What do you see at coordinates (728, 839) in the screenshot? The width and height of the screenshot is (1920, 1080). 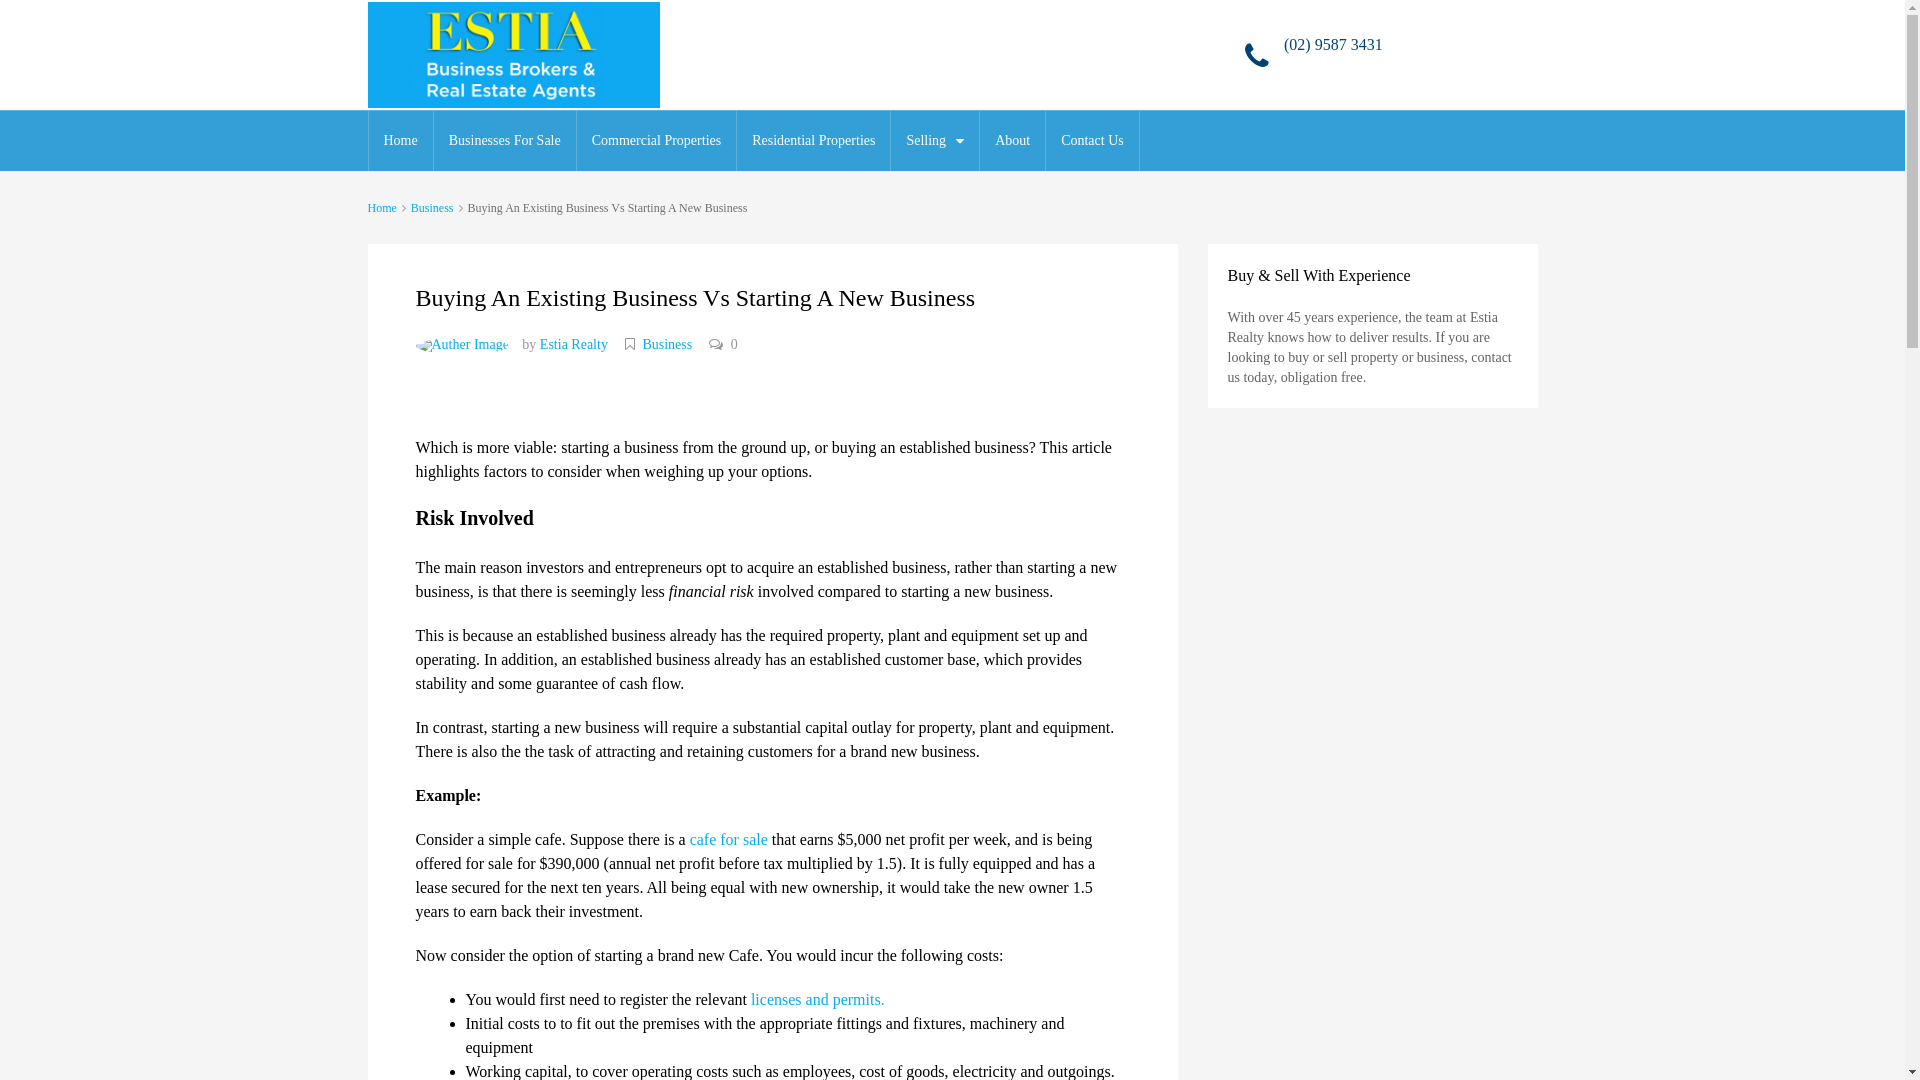 I see `'cafe for sale'` at bounding box center [728, 839].